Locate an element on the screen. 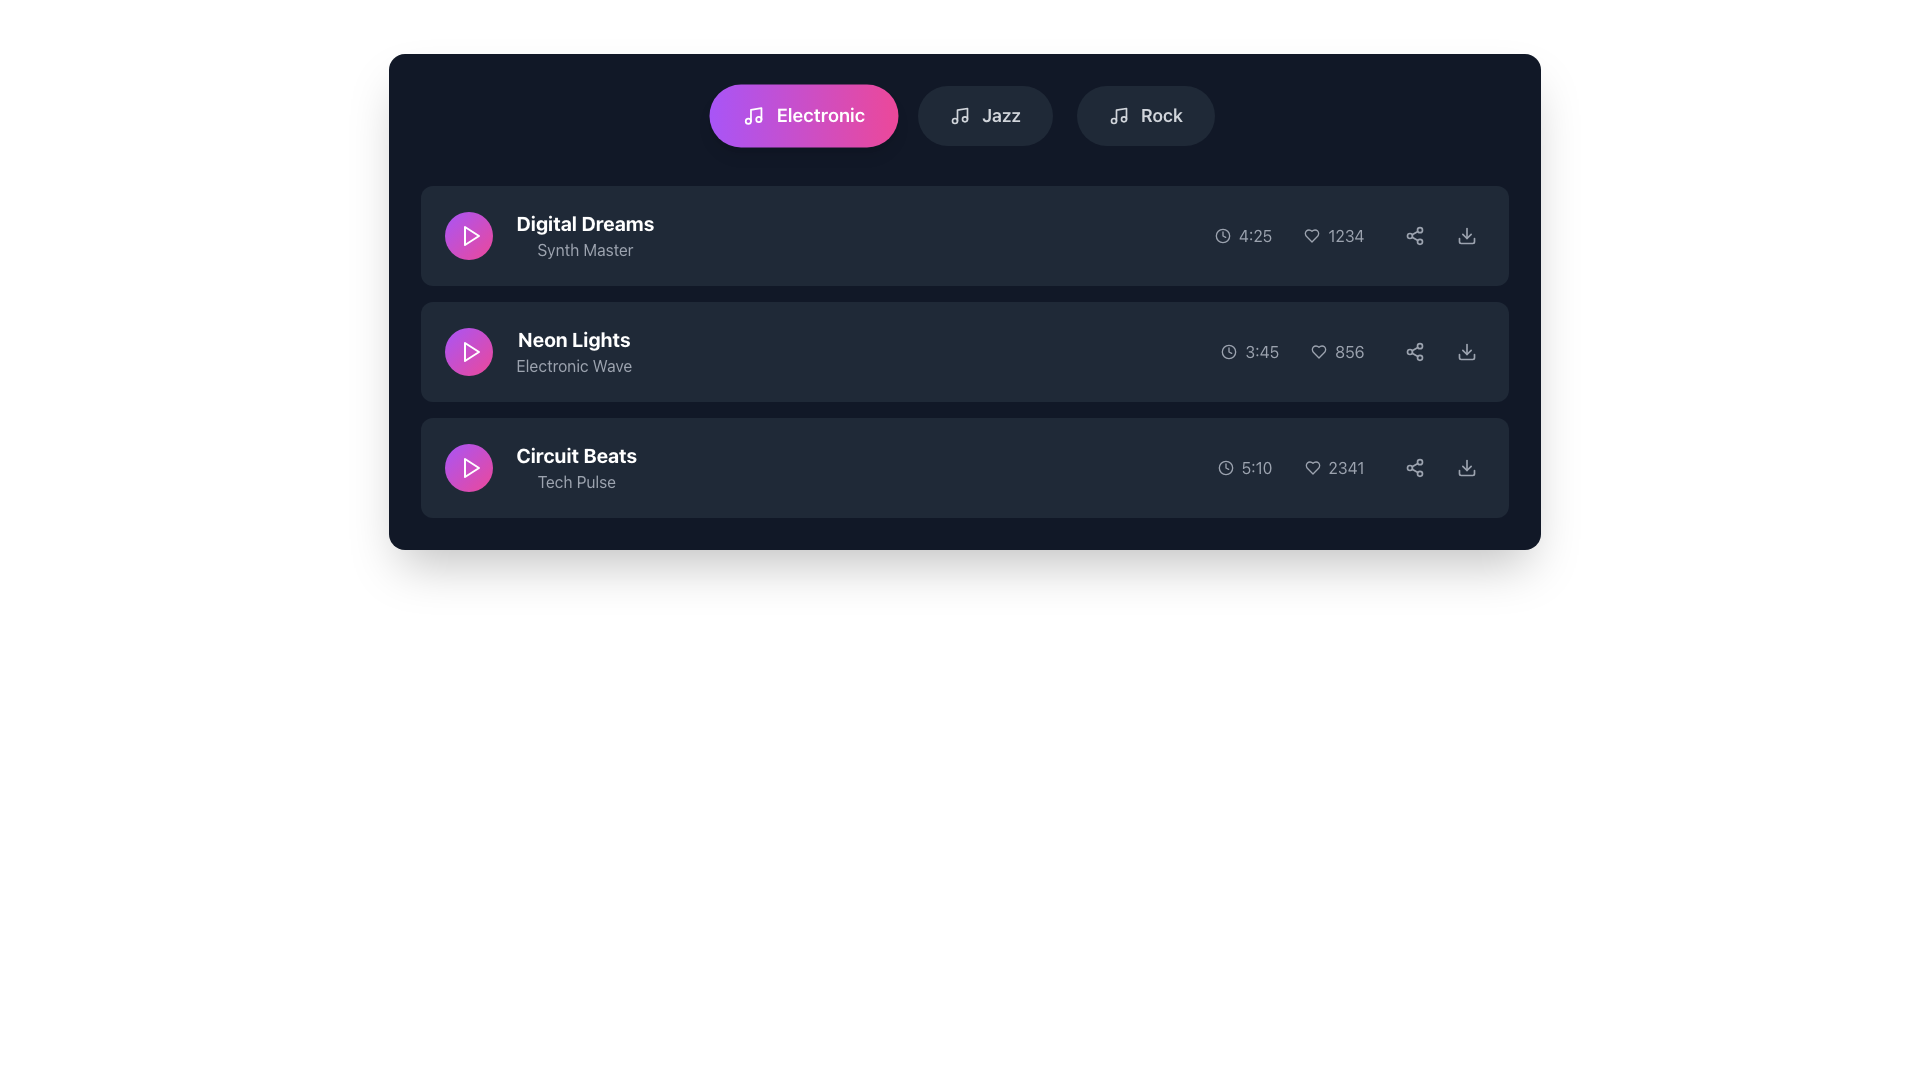  the informational metadata display for the music track 'Circuit Beats', located towards the right side of the row, showing duration and likes is located at coordinates (1351, 467).